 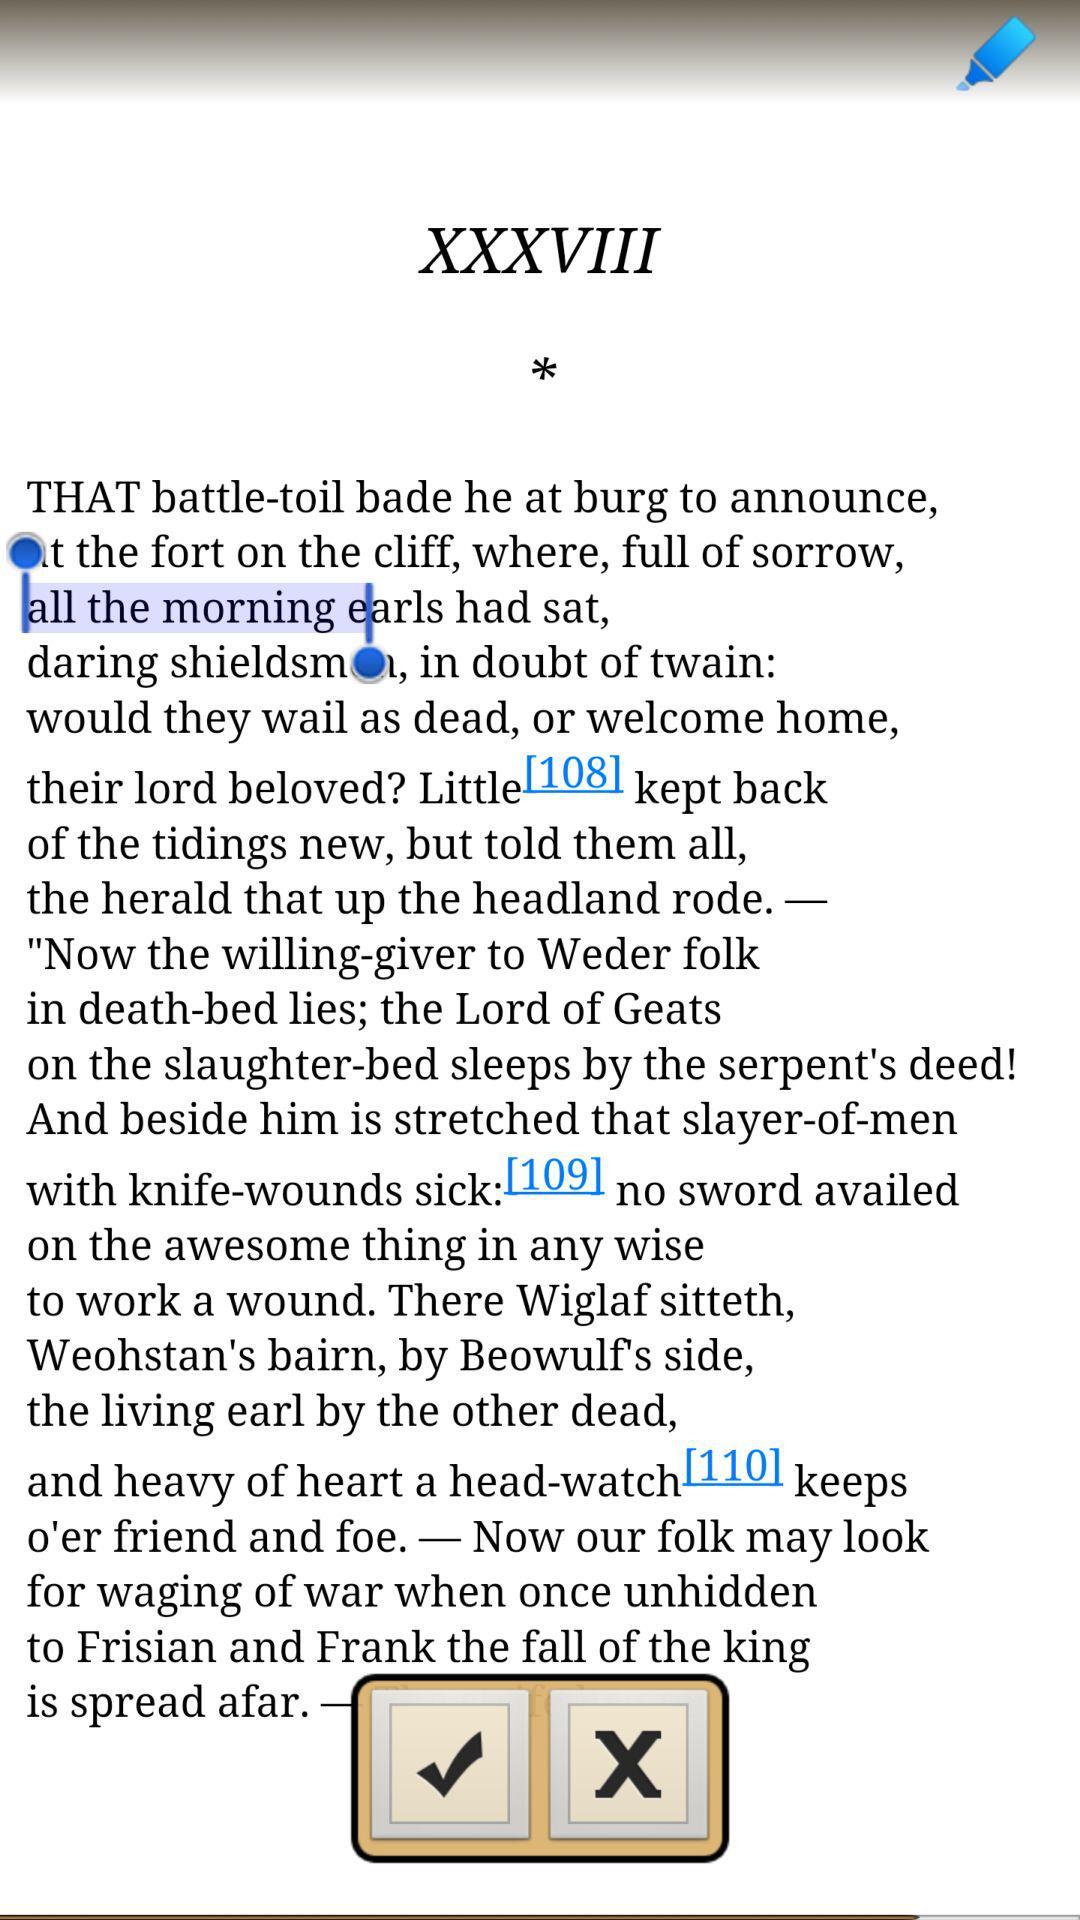 I want to click on highlight text, so click(x=994, y=52).